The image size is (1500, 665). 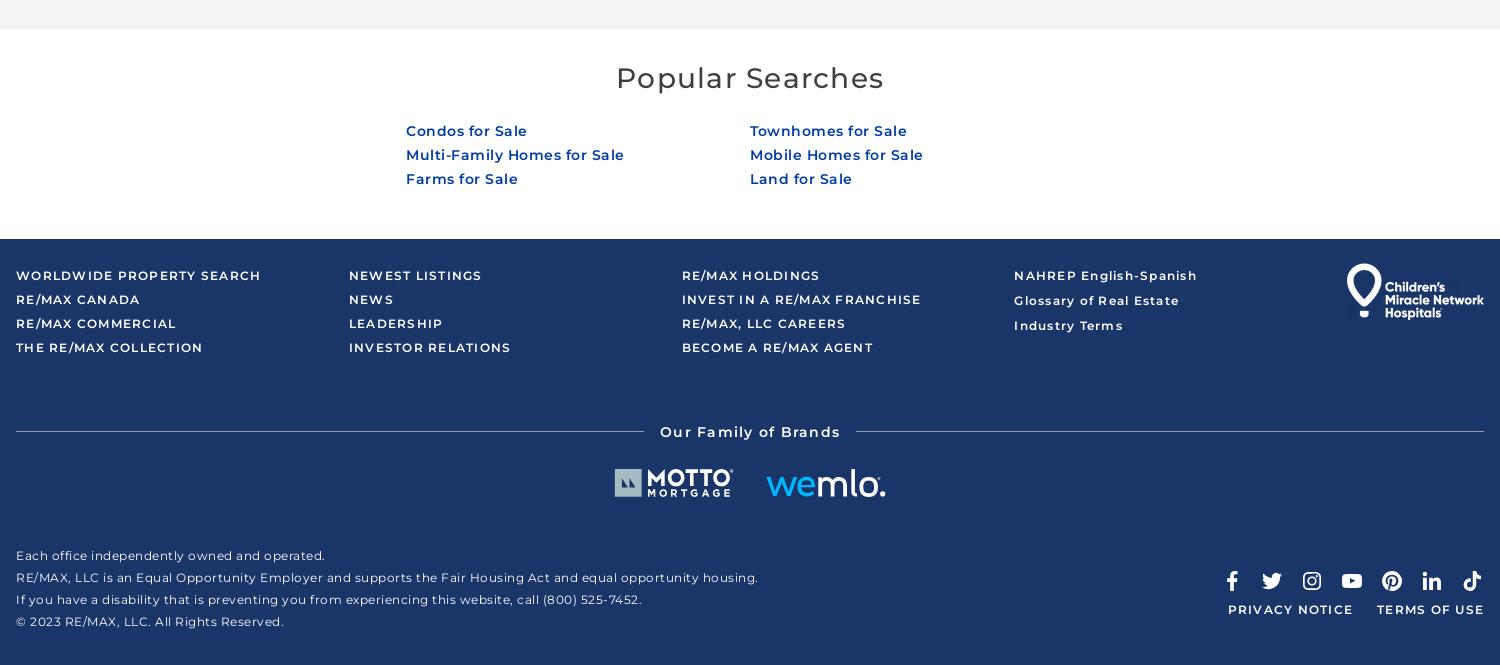 What do you see at coordinates (1430, 608) in the screenshot?
I see `'Terms of Use'` at bounding box center [1430, 608].